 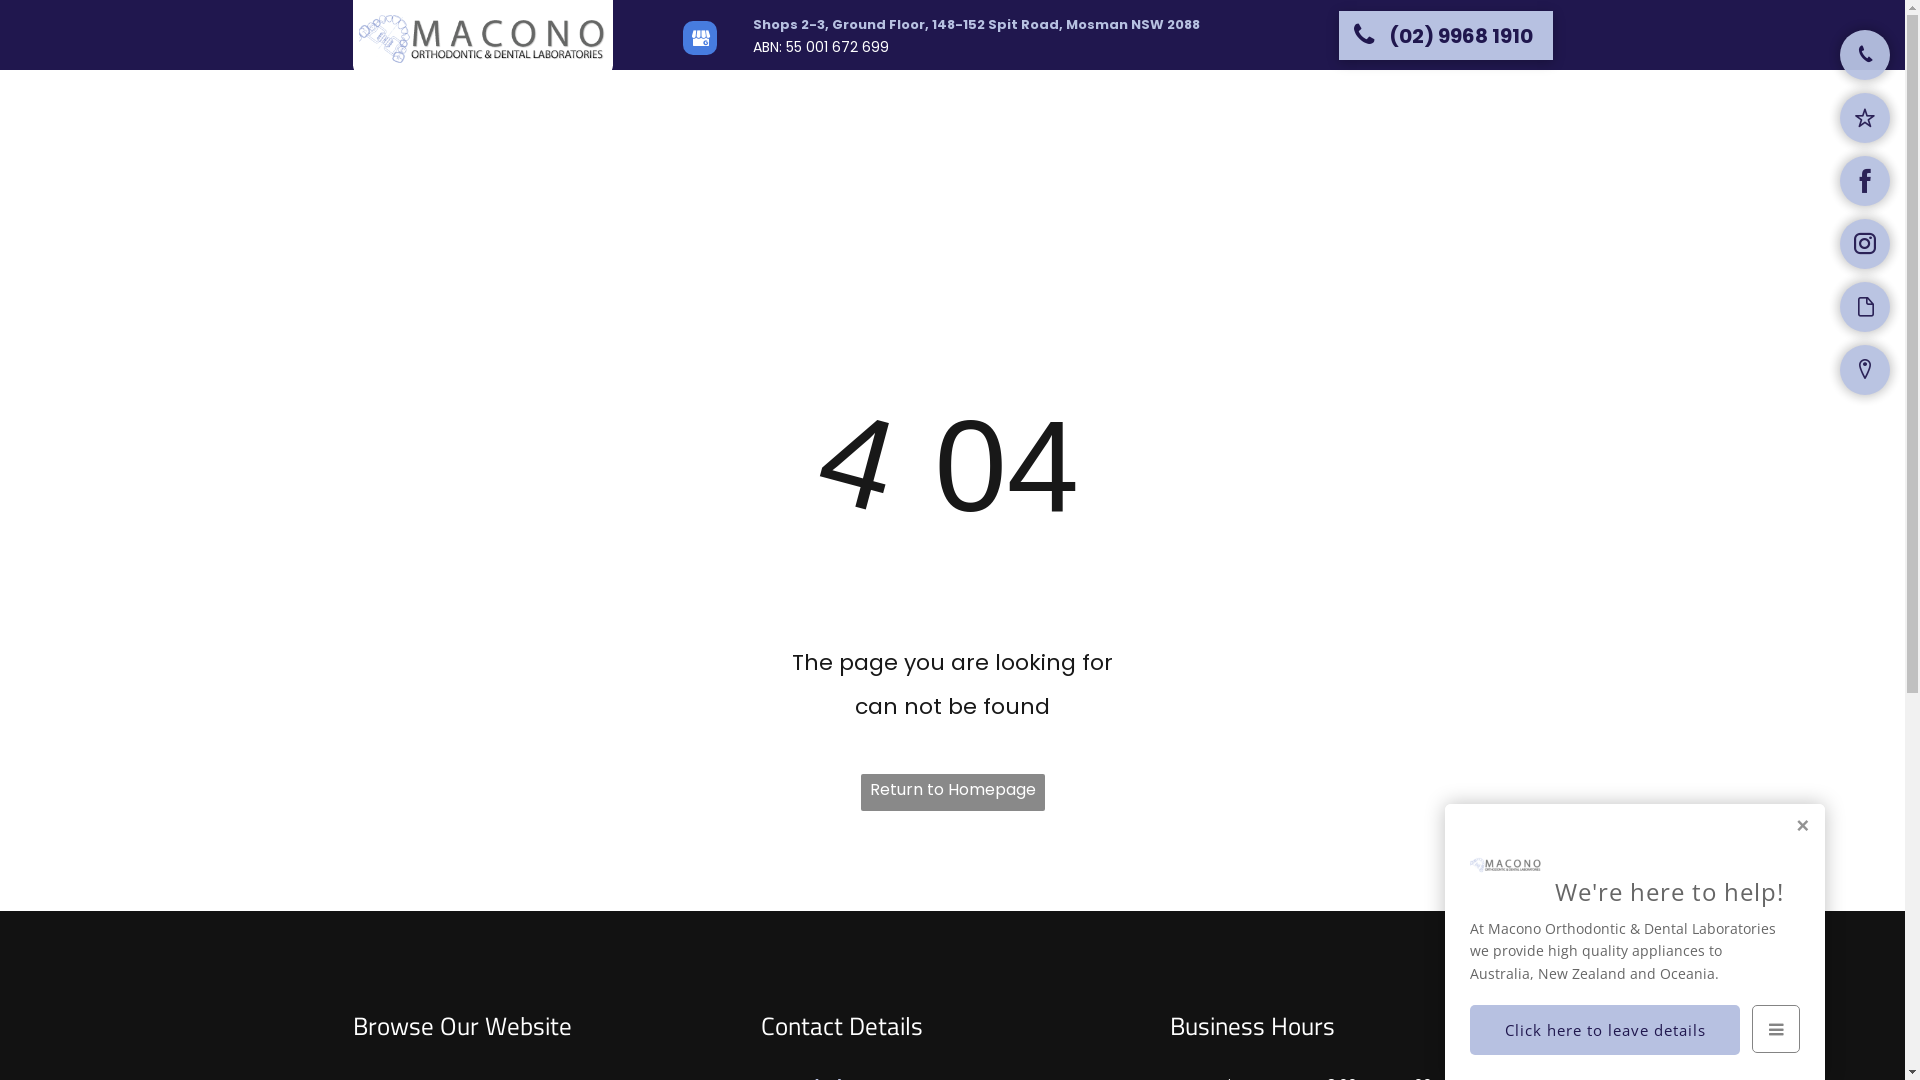 What do you see at coordinates (1604, 1029) in the screenshot?
I see `'Click here to leave details'` at bounding box center [1604, 1029].